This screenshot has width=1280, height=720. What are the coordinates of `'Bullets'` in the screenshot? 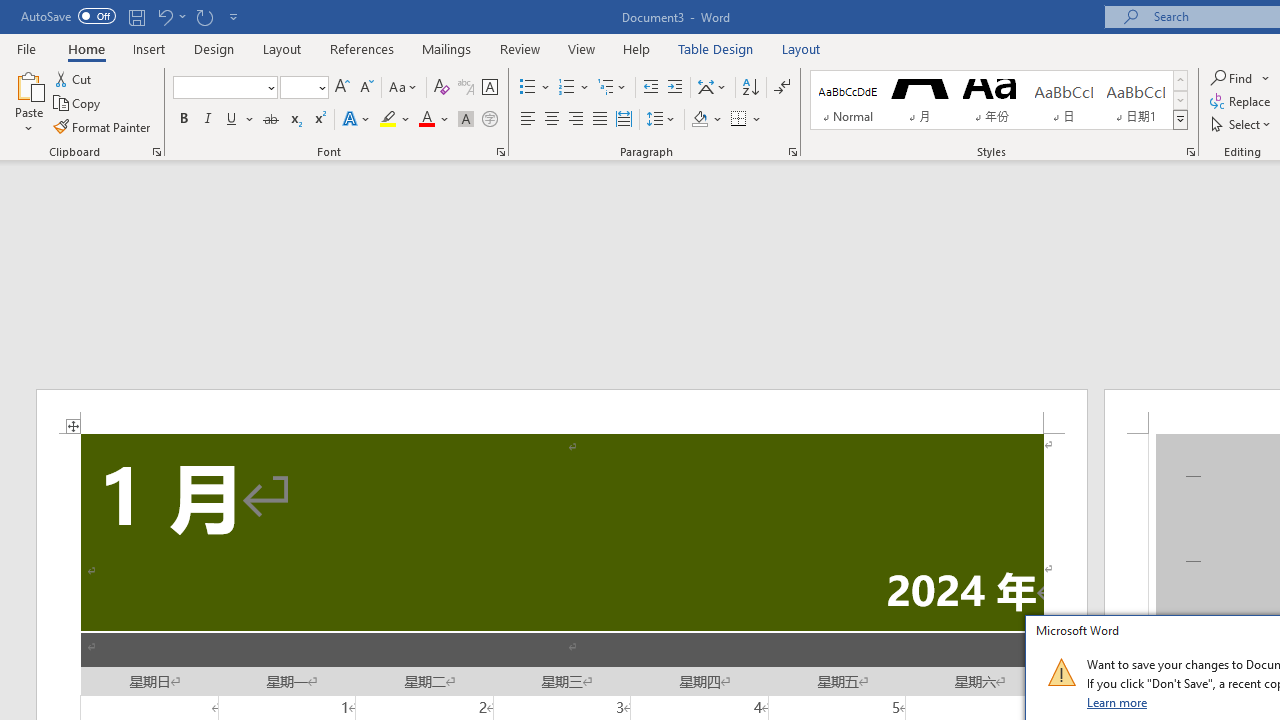 It's located at (535, 86).